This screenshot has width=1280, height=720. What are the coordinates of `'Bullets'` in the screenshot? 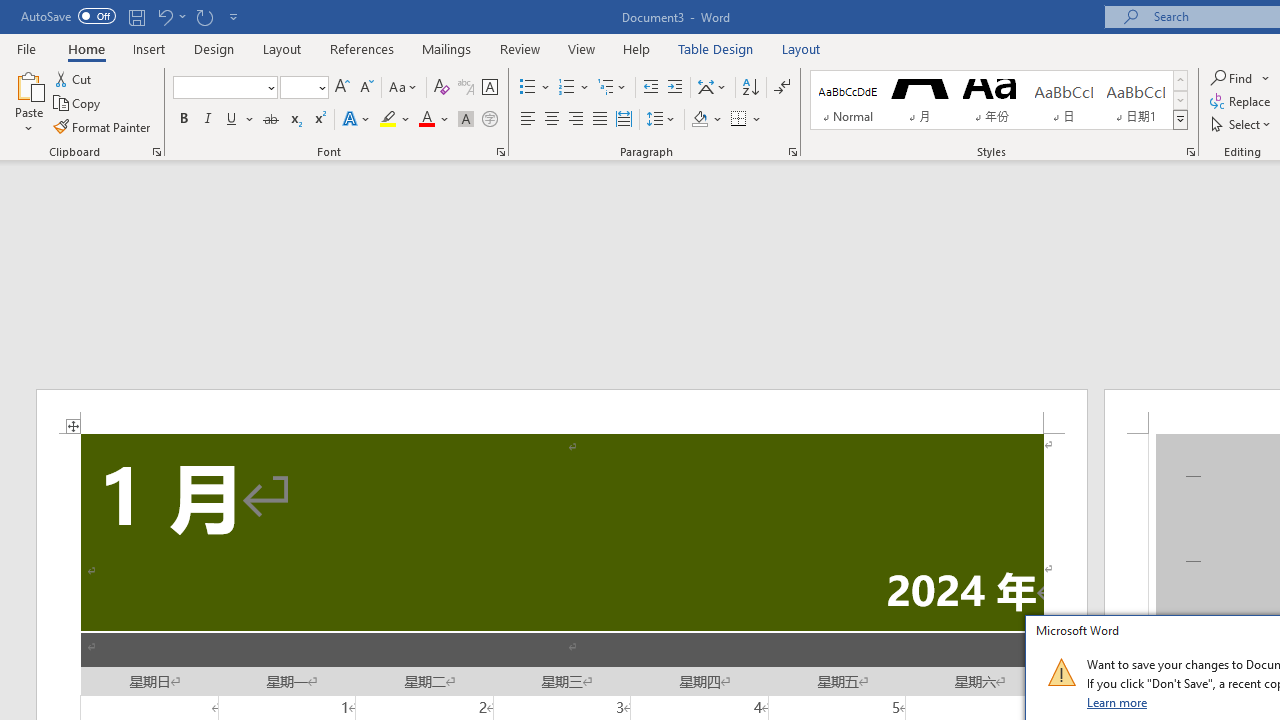 It's located at (535, 86).